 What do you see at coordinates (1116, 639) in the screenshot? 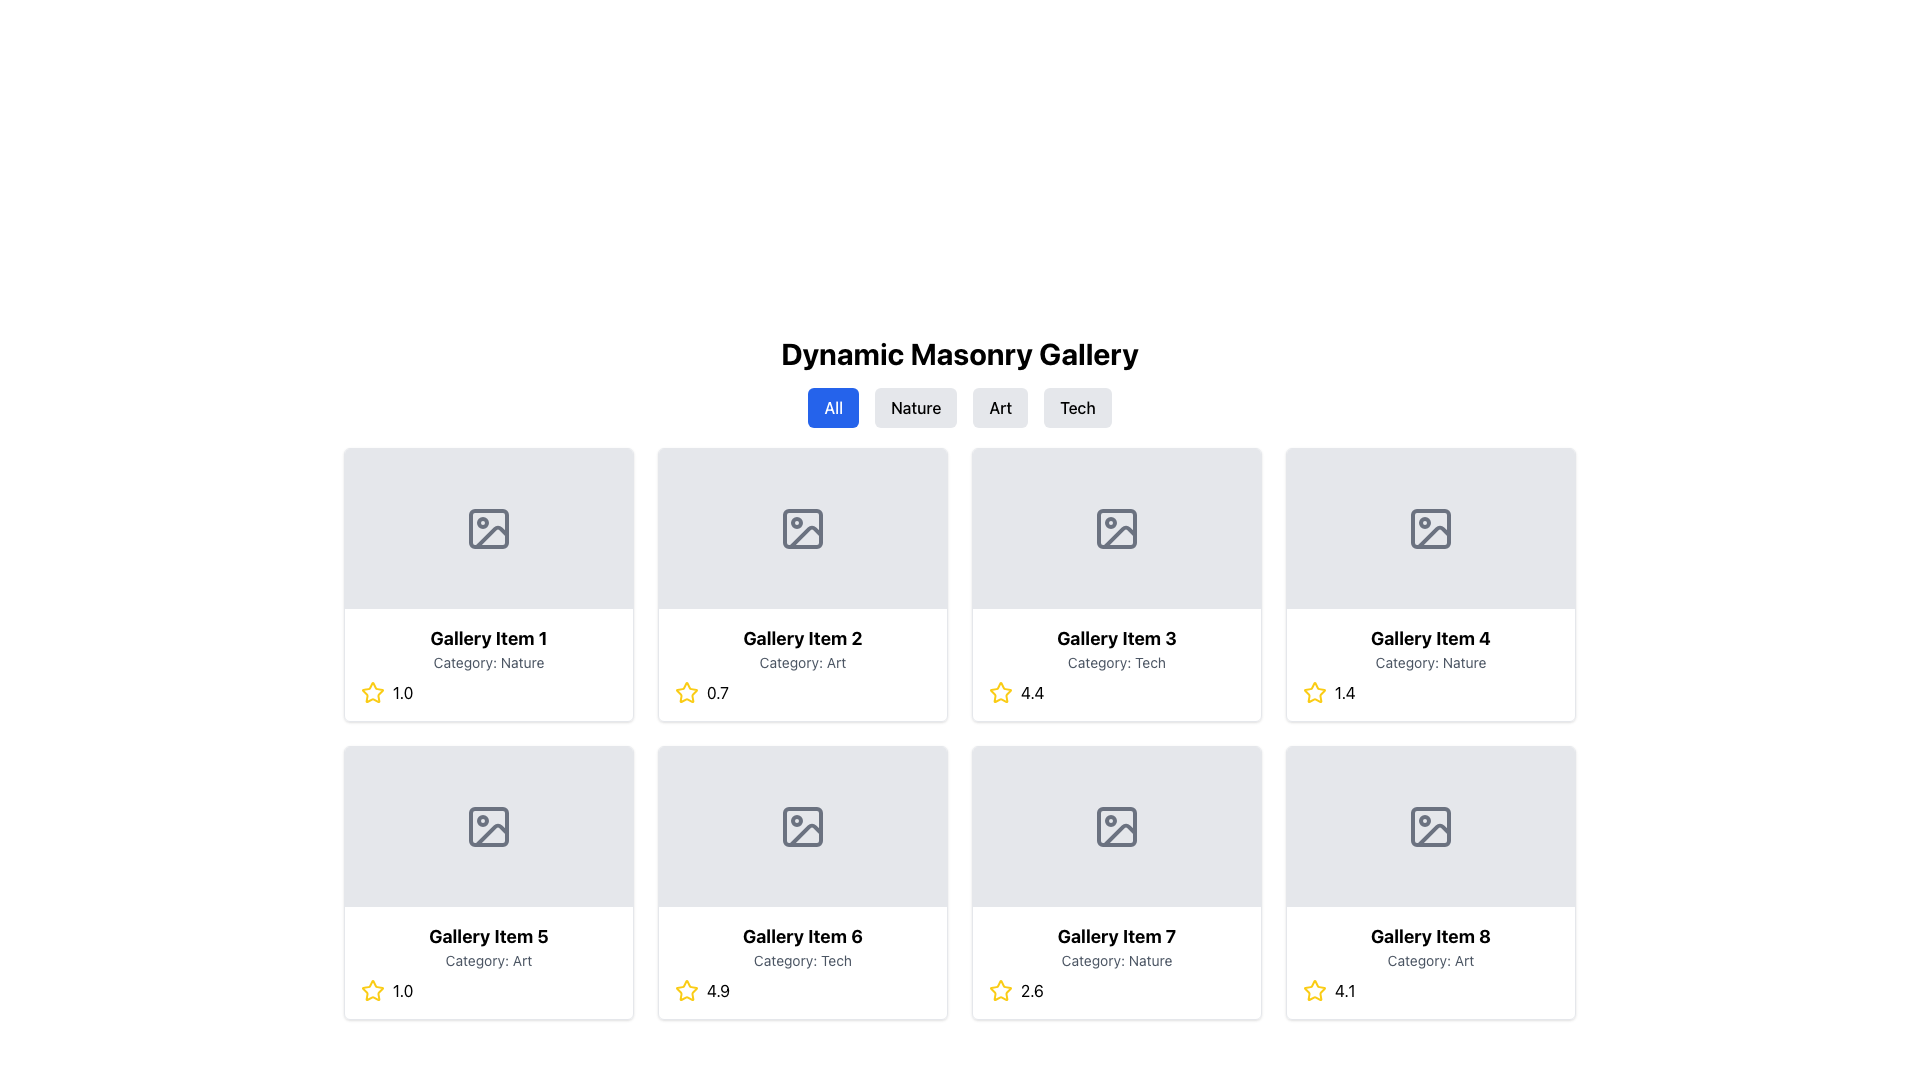
I see `the Text Label that serves as a title for the gallery item, located in the second row and third column of the layout` at bounding box center [1116, 639].